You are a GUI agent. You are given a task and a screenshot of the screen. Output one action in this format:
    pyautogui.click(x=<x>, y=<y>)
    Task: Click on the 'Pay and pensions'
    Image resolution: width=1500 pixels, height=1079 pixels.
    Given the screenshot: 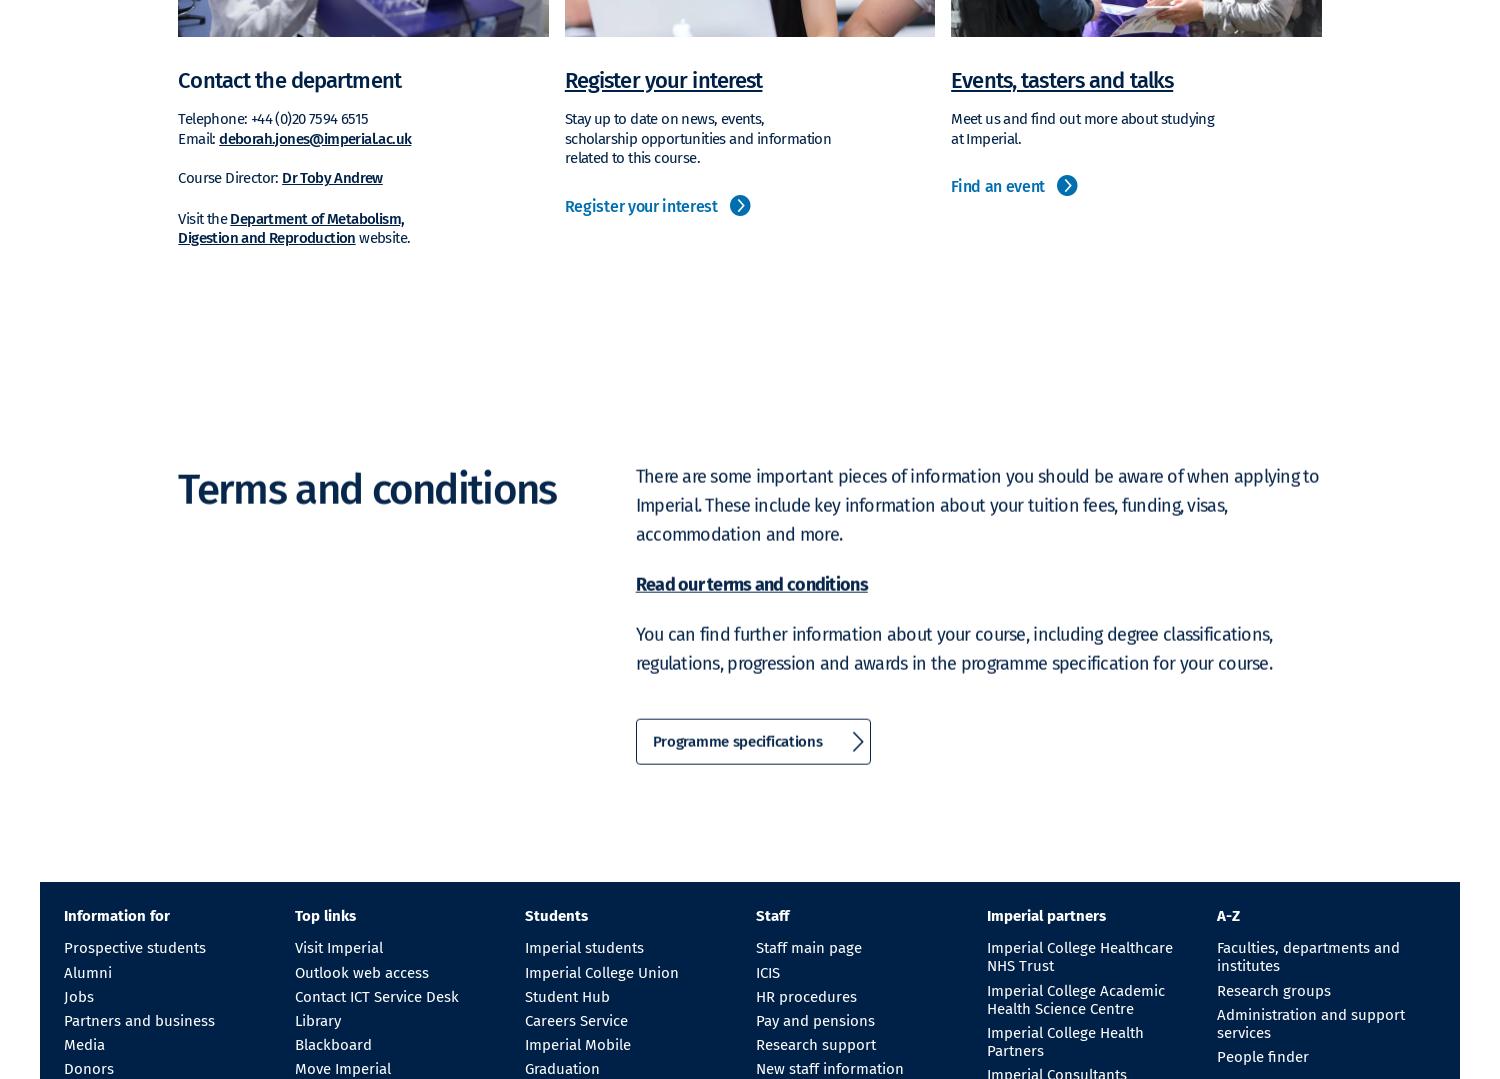 What is the action you would take?
    pyautogui.click(x=813, y=1019)
    